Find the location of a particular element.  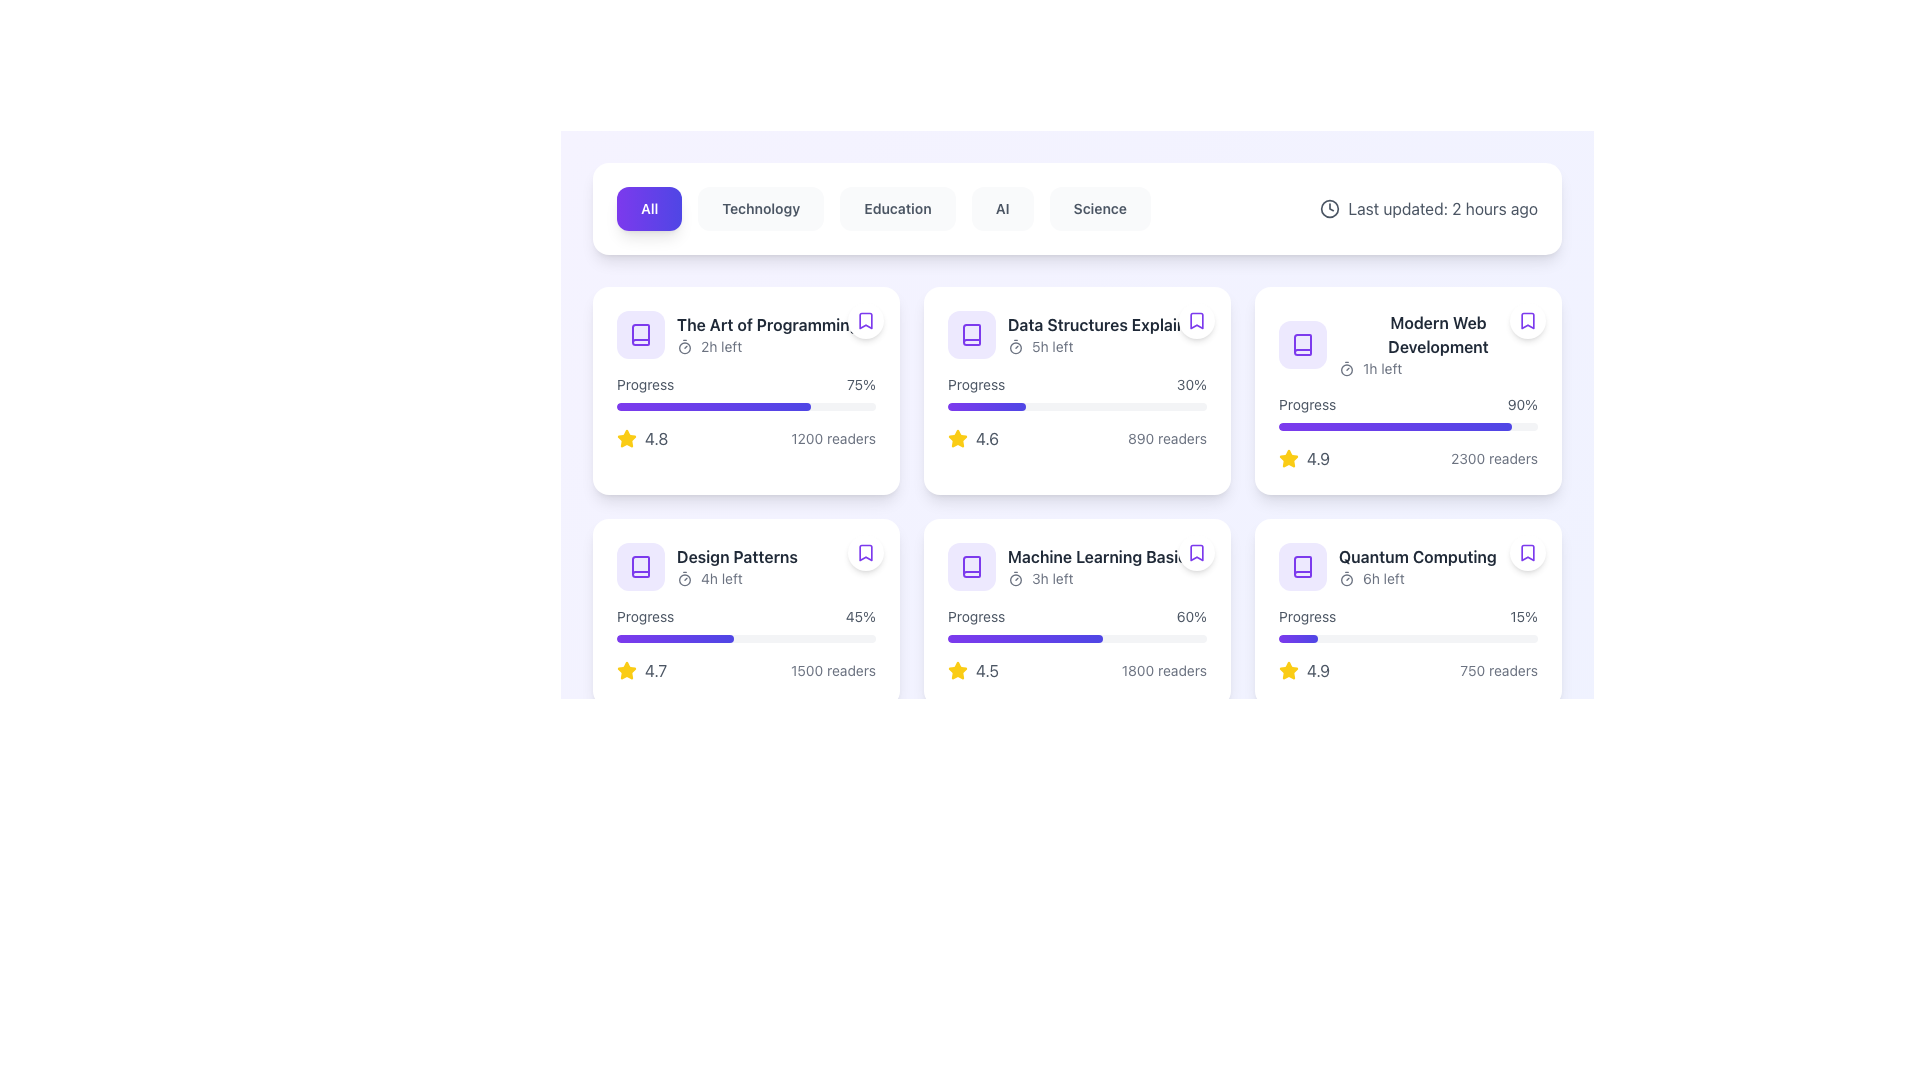

the bookmark icon located at the top-right corner of the card for 'The Art of Programming' is located at coordinates (865, 319).